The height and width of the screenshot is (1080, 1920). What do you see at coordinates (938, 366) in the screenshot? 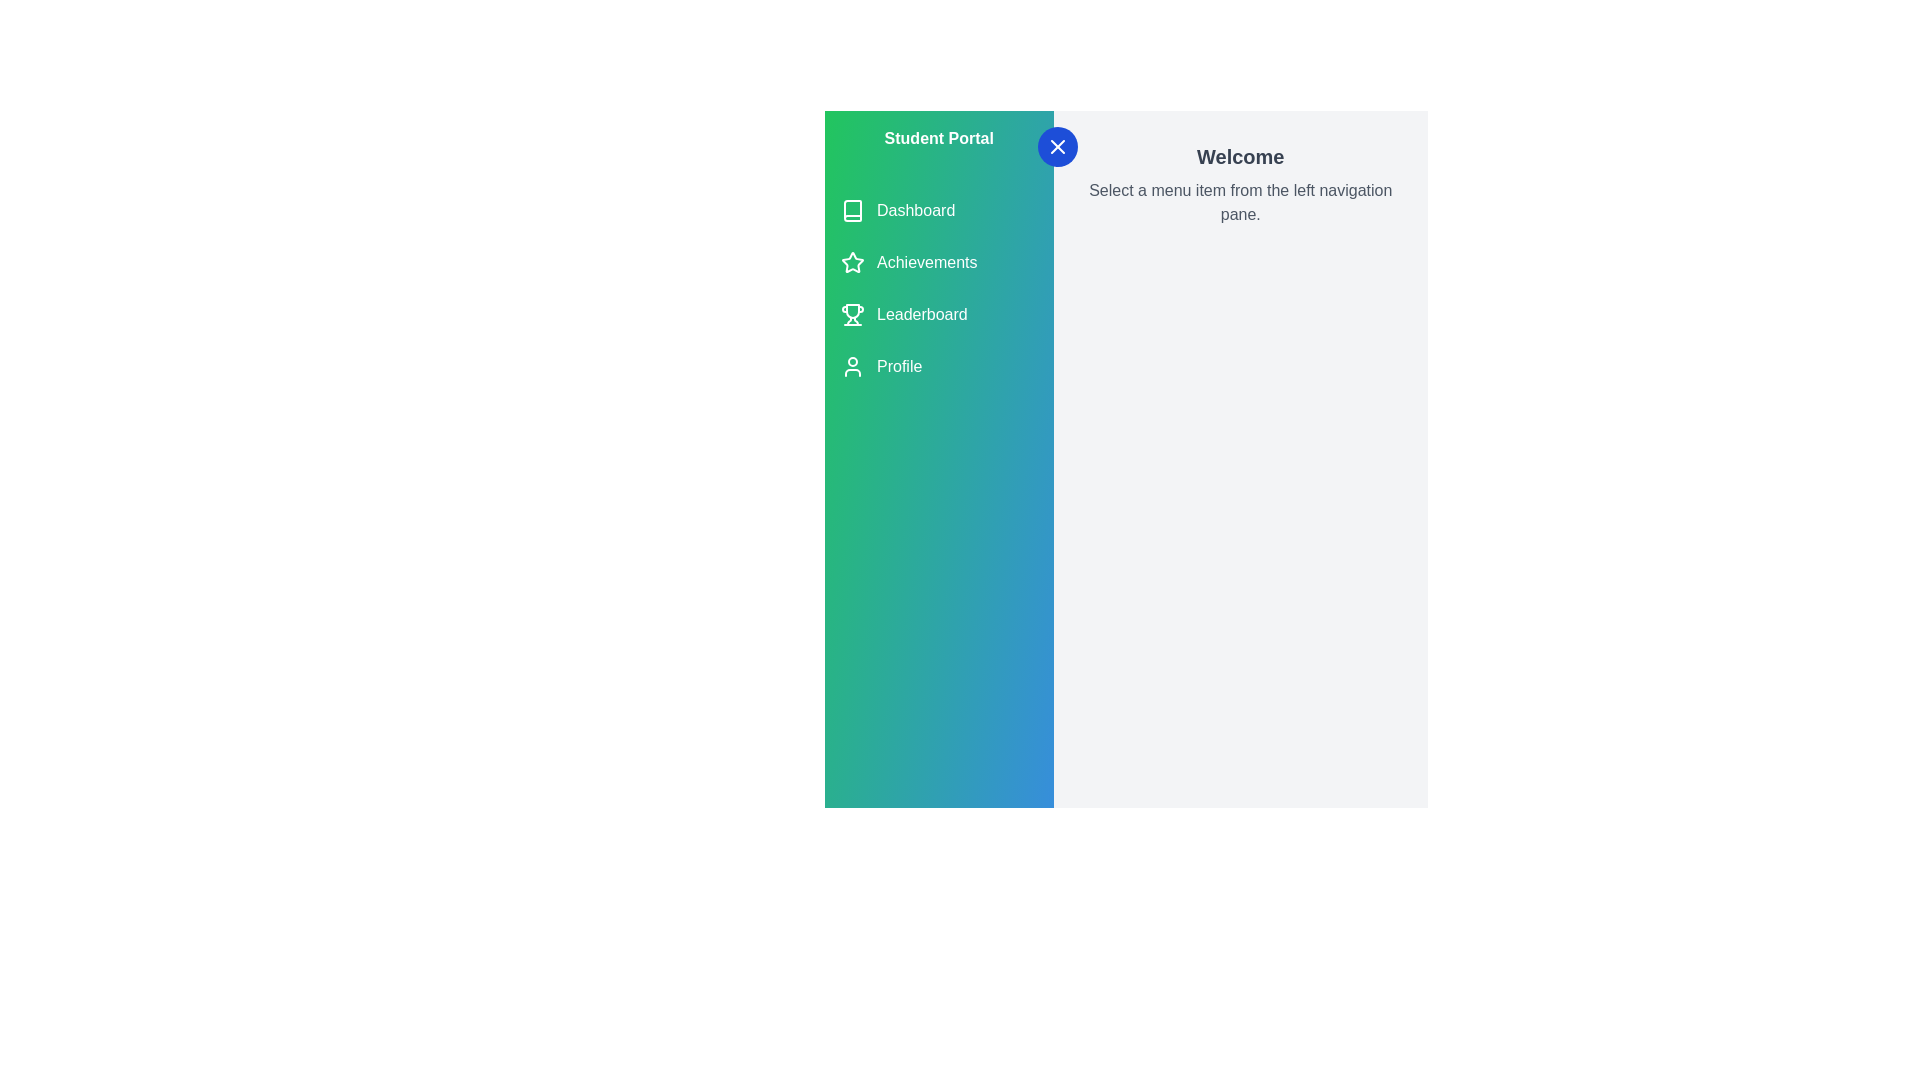
I see `the menu item Profile to observe visual feedback` at bounding box center [938, 366].